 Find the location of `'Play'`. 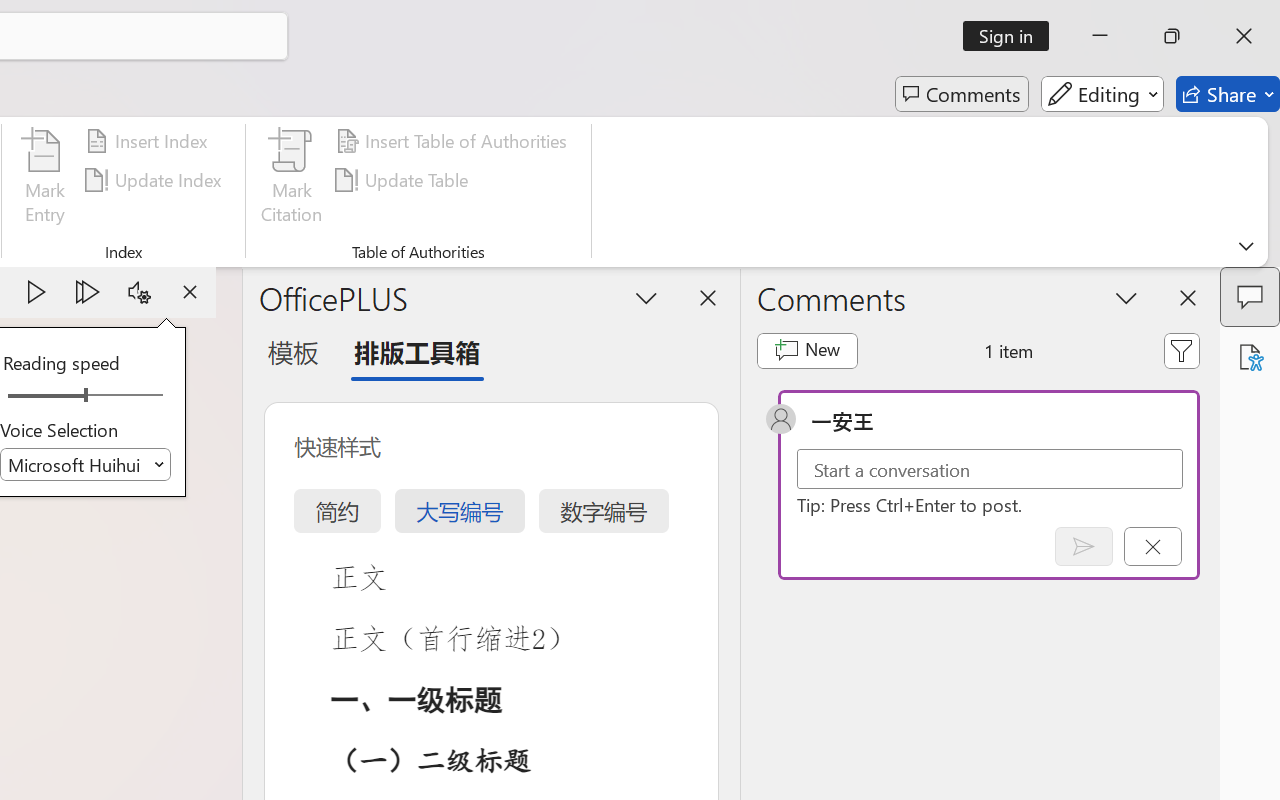

'Play' is located at coordinates (37, 292).